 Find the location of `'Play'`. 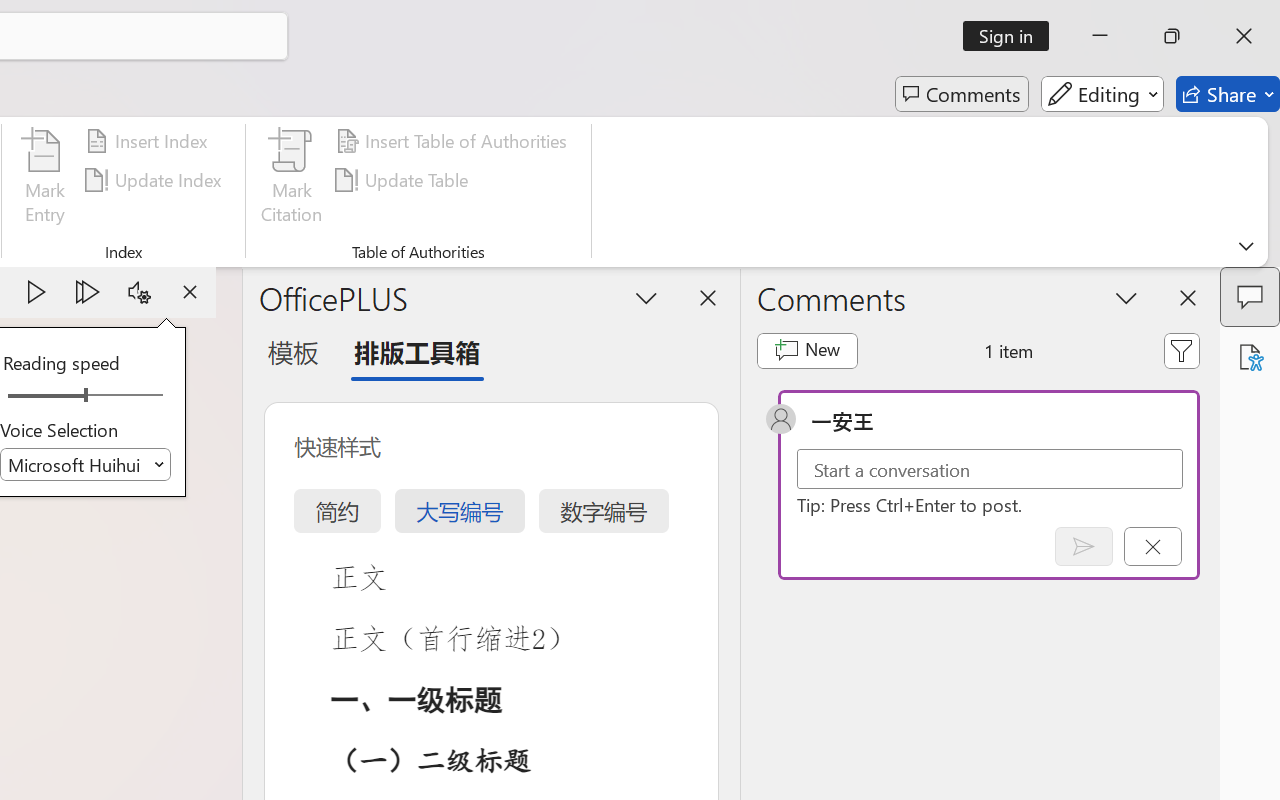

'Play' is located at coordinates (37, 292).